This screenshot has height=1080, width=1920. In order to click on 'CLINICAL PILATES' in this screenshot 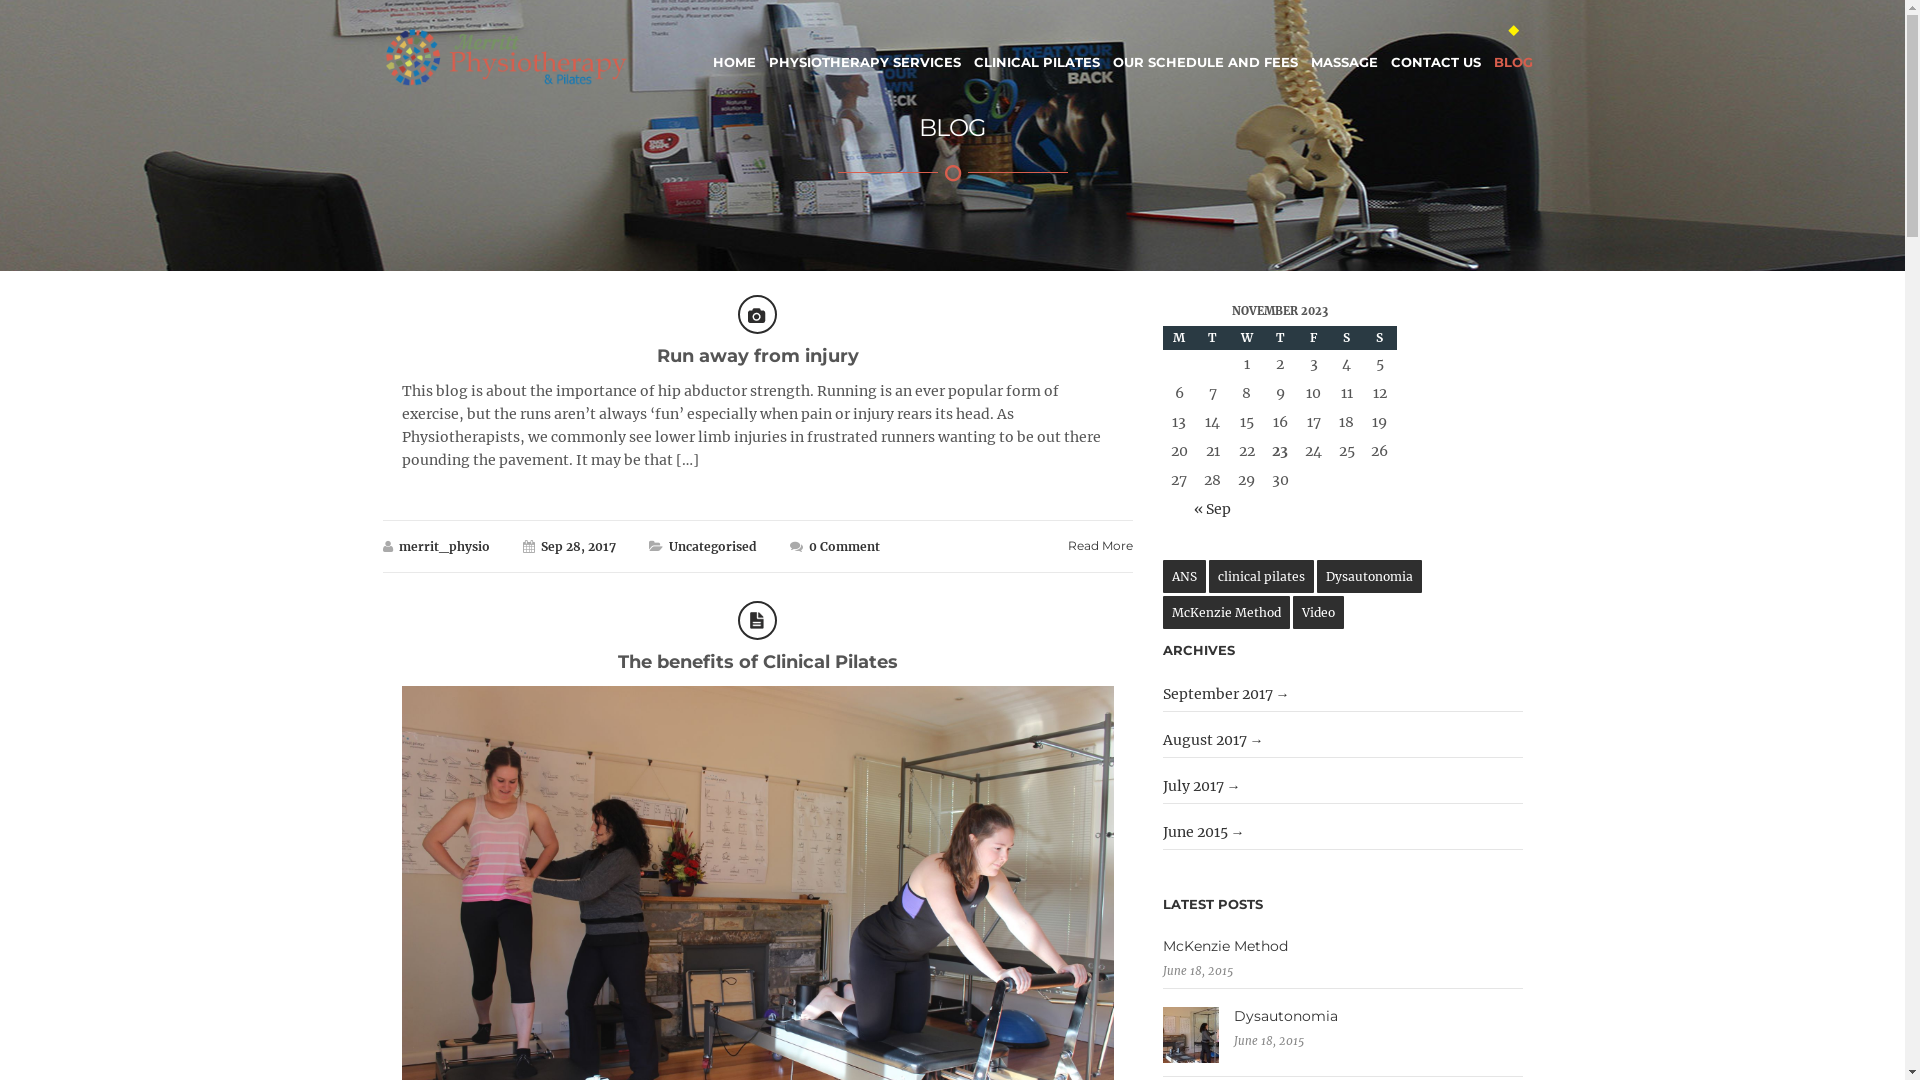, I will do `click(1036, 49)`.